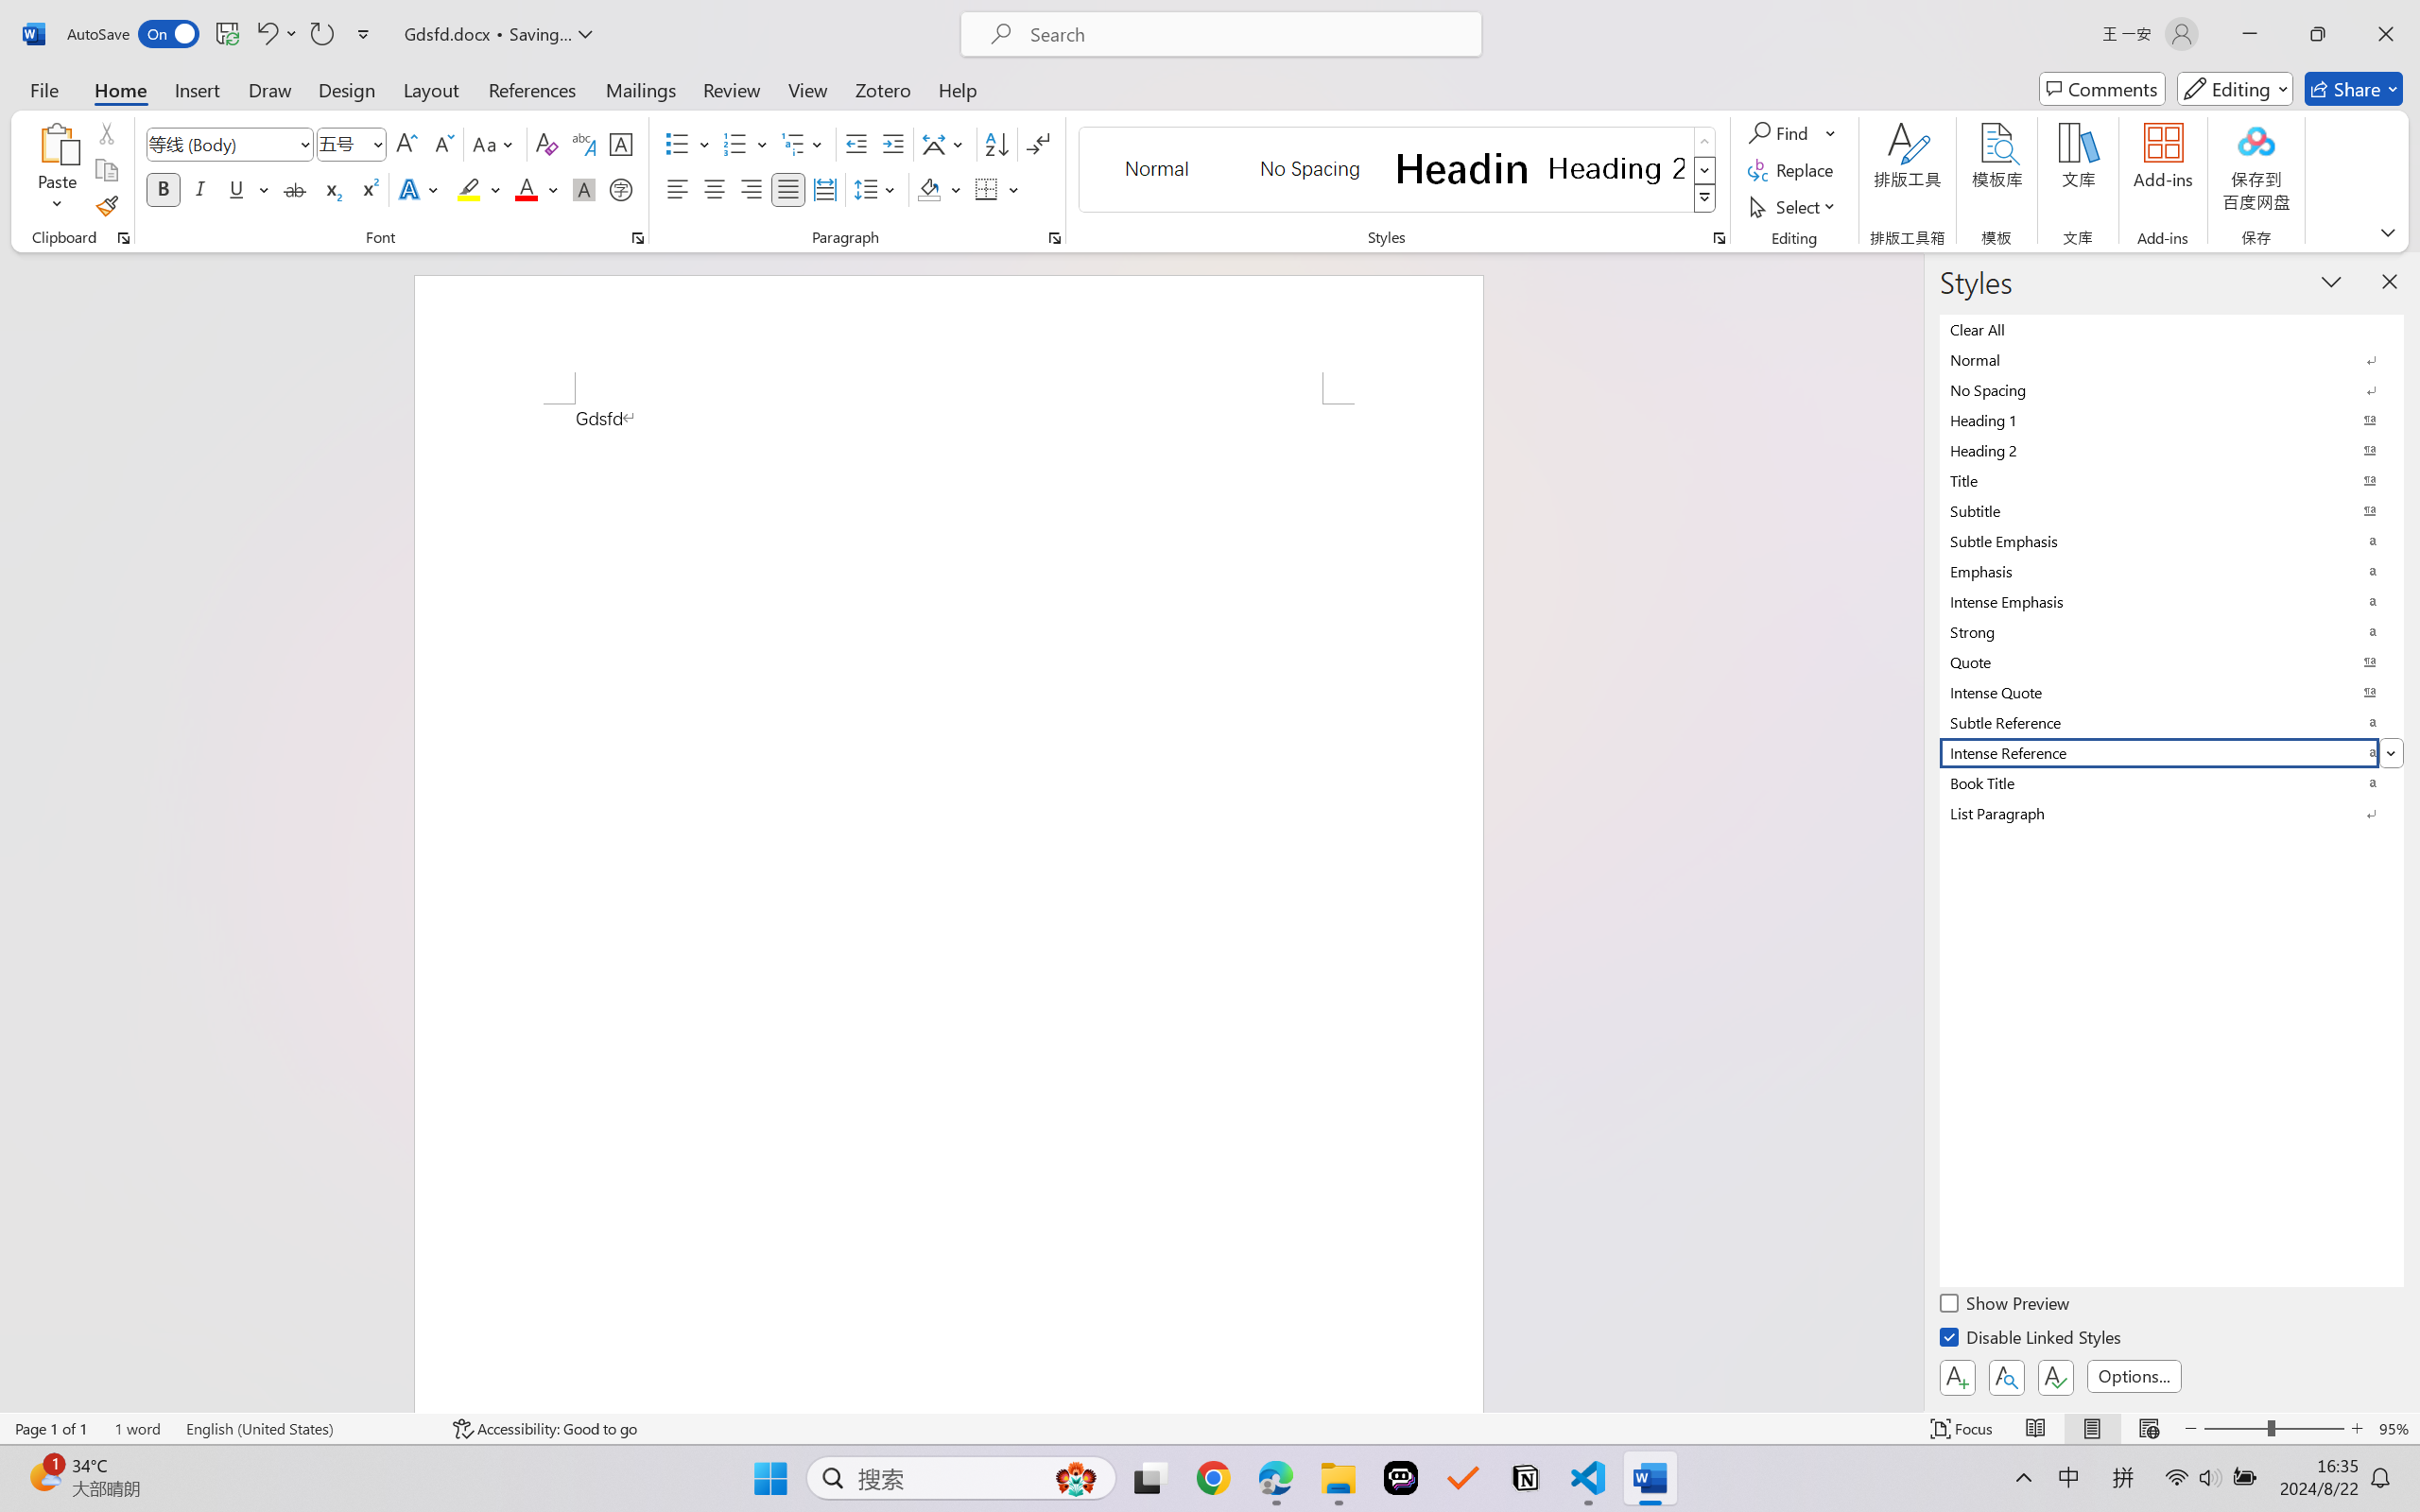 This screenshot has height=1512, width=2420. I want to click on 'Replace...', so click(1791, 170).